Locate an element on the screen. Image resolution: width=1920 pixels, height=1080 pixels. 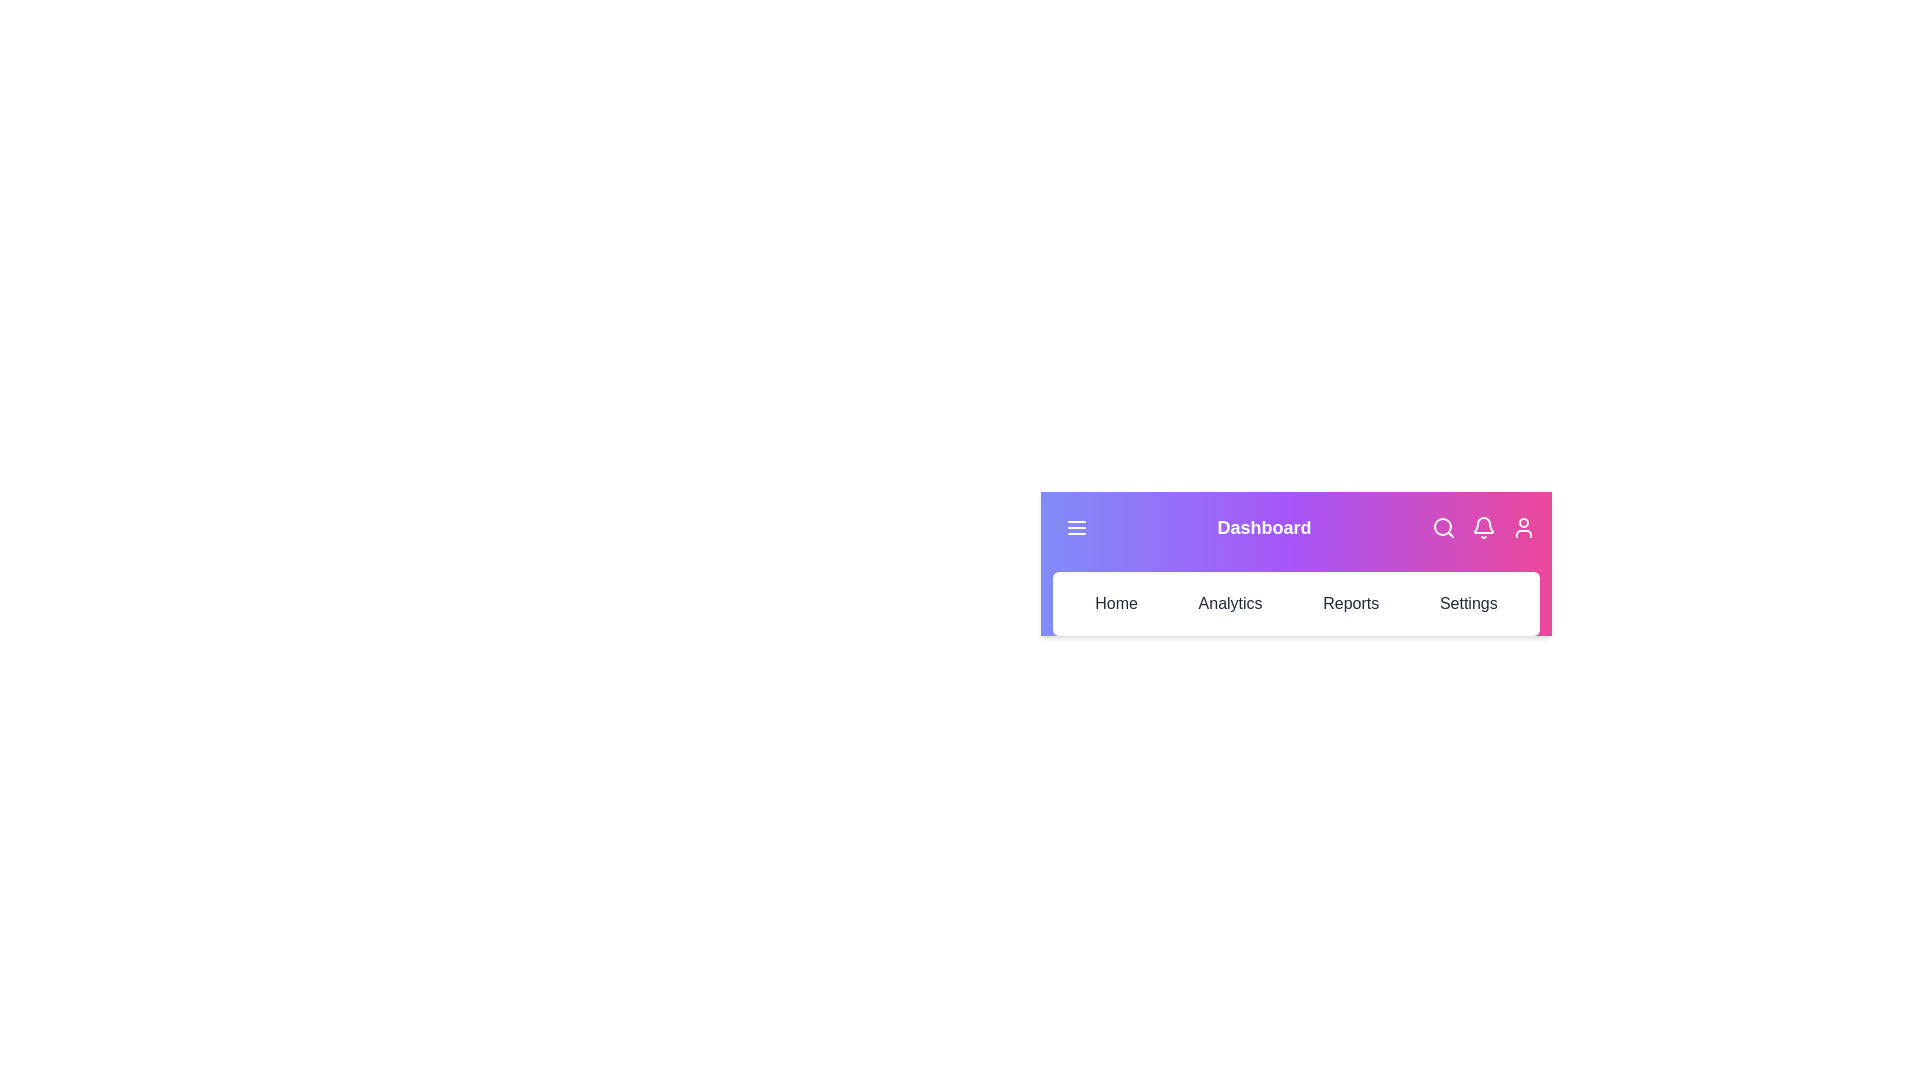
the menu icon to toggle the menu visibility is located at coordinates (1075, 527).